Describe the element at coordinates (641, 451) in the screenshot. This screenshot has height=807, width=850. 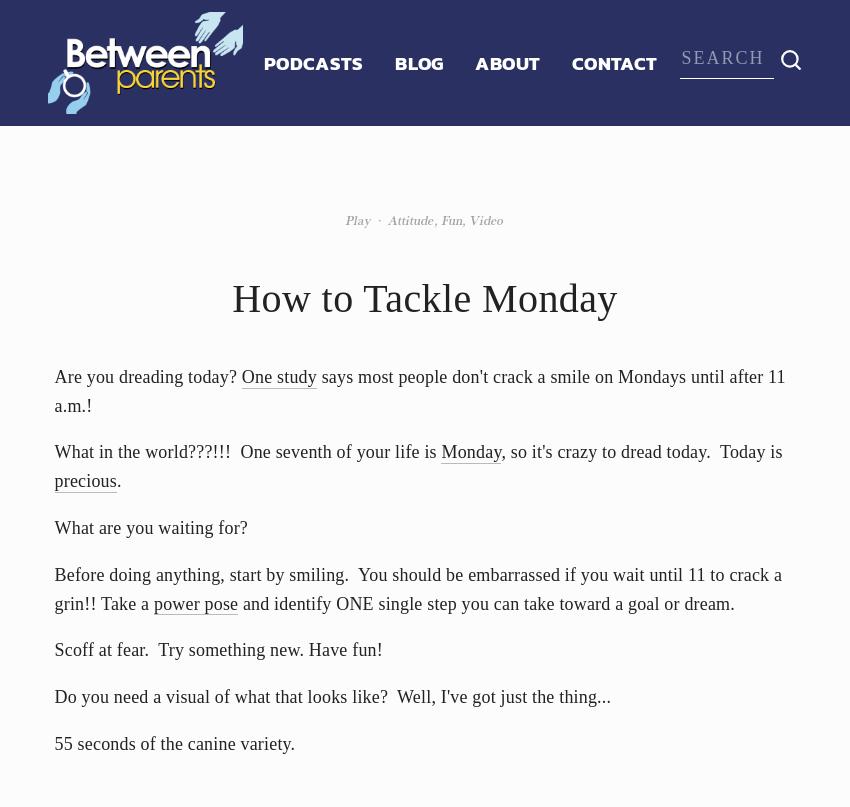
I see `', so it's crazy to dread today.  Today is'` at that location.